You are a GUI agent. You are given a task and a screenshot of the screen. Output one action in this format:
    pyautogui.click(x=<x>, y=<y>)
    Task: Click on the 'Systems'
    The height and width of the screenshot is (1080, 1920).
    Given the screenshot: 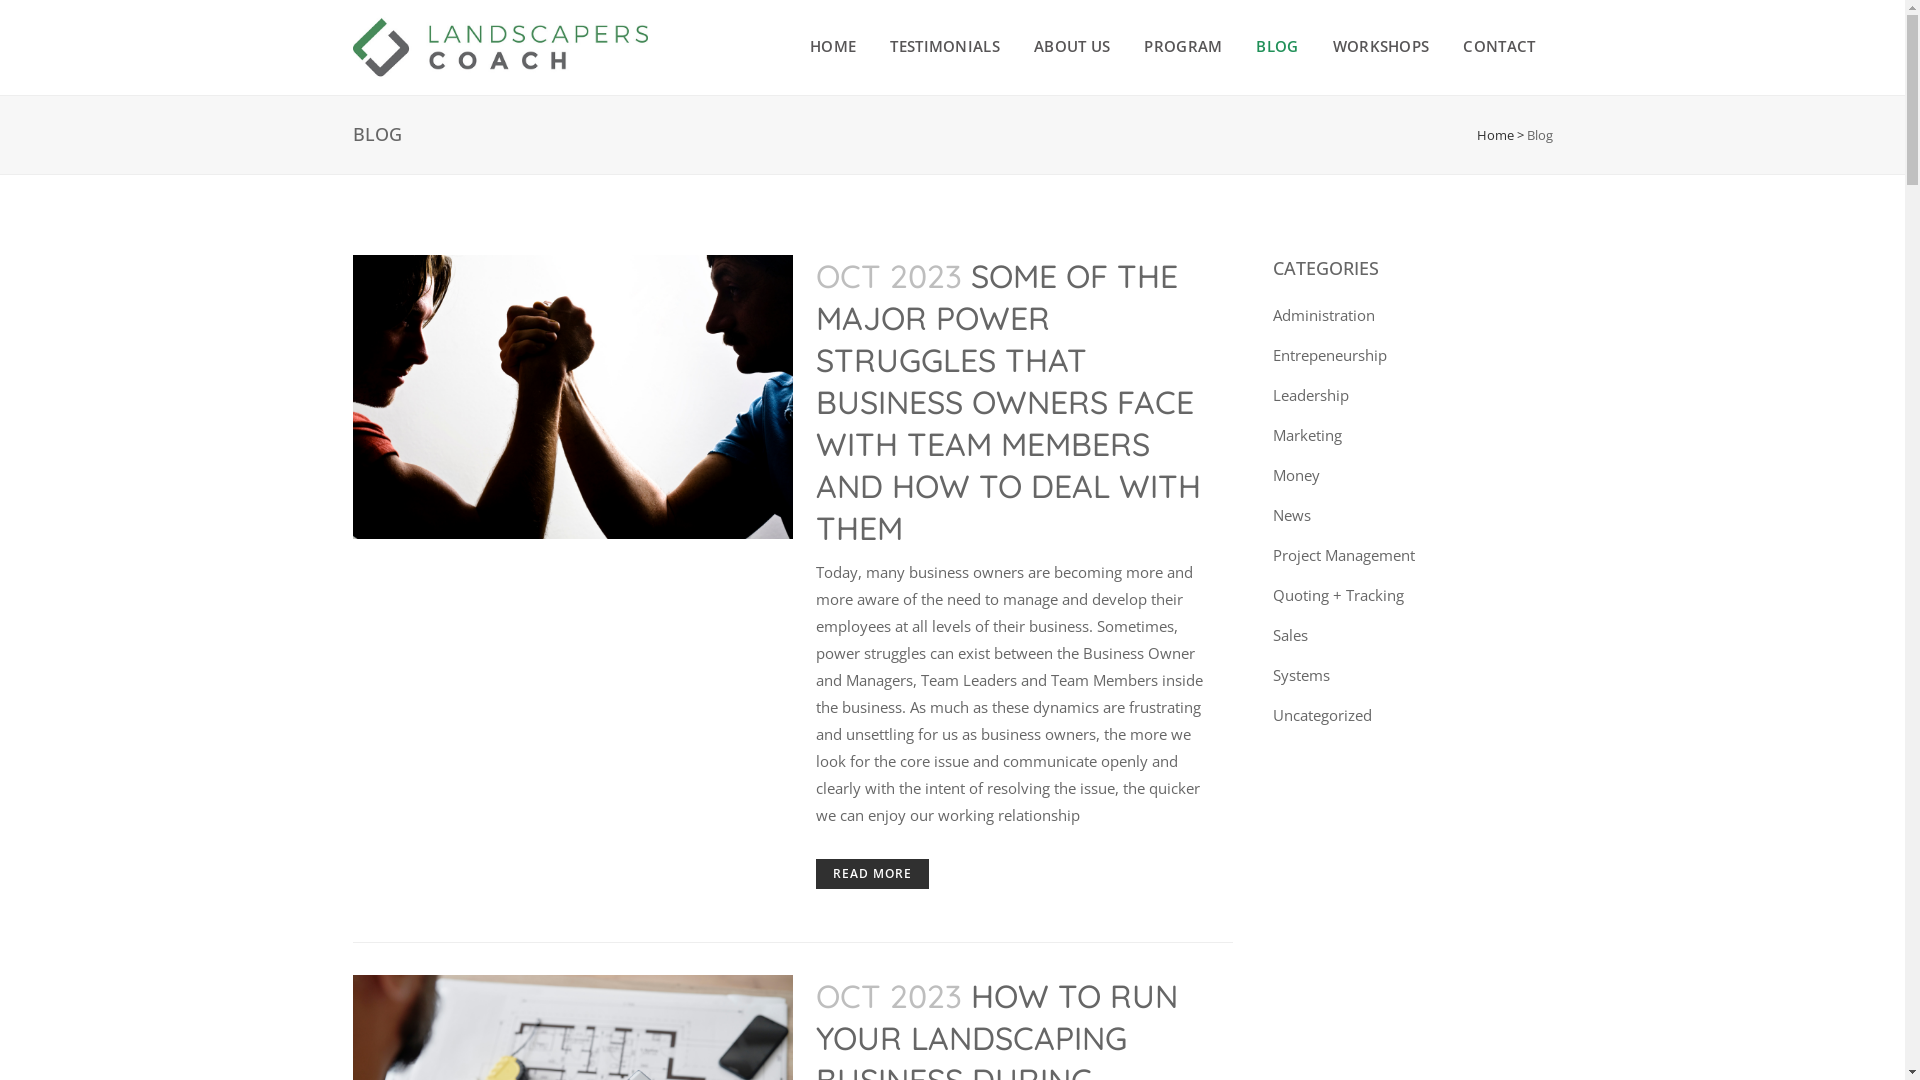 What is the action you would take?
    pyautogui.click(x=1300, y=675)
    